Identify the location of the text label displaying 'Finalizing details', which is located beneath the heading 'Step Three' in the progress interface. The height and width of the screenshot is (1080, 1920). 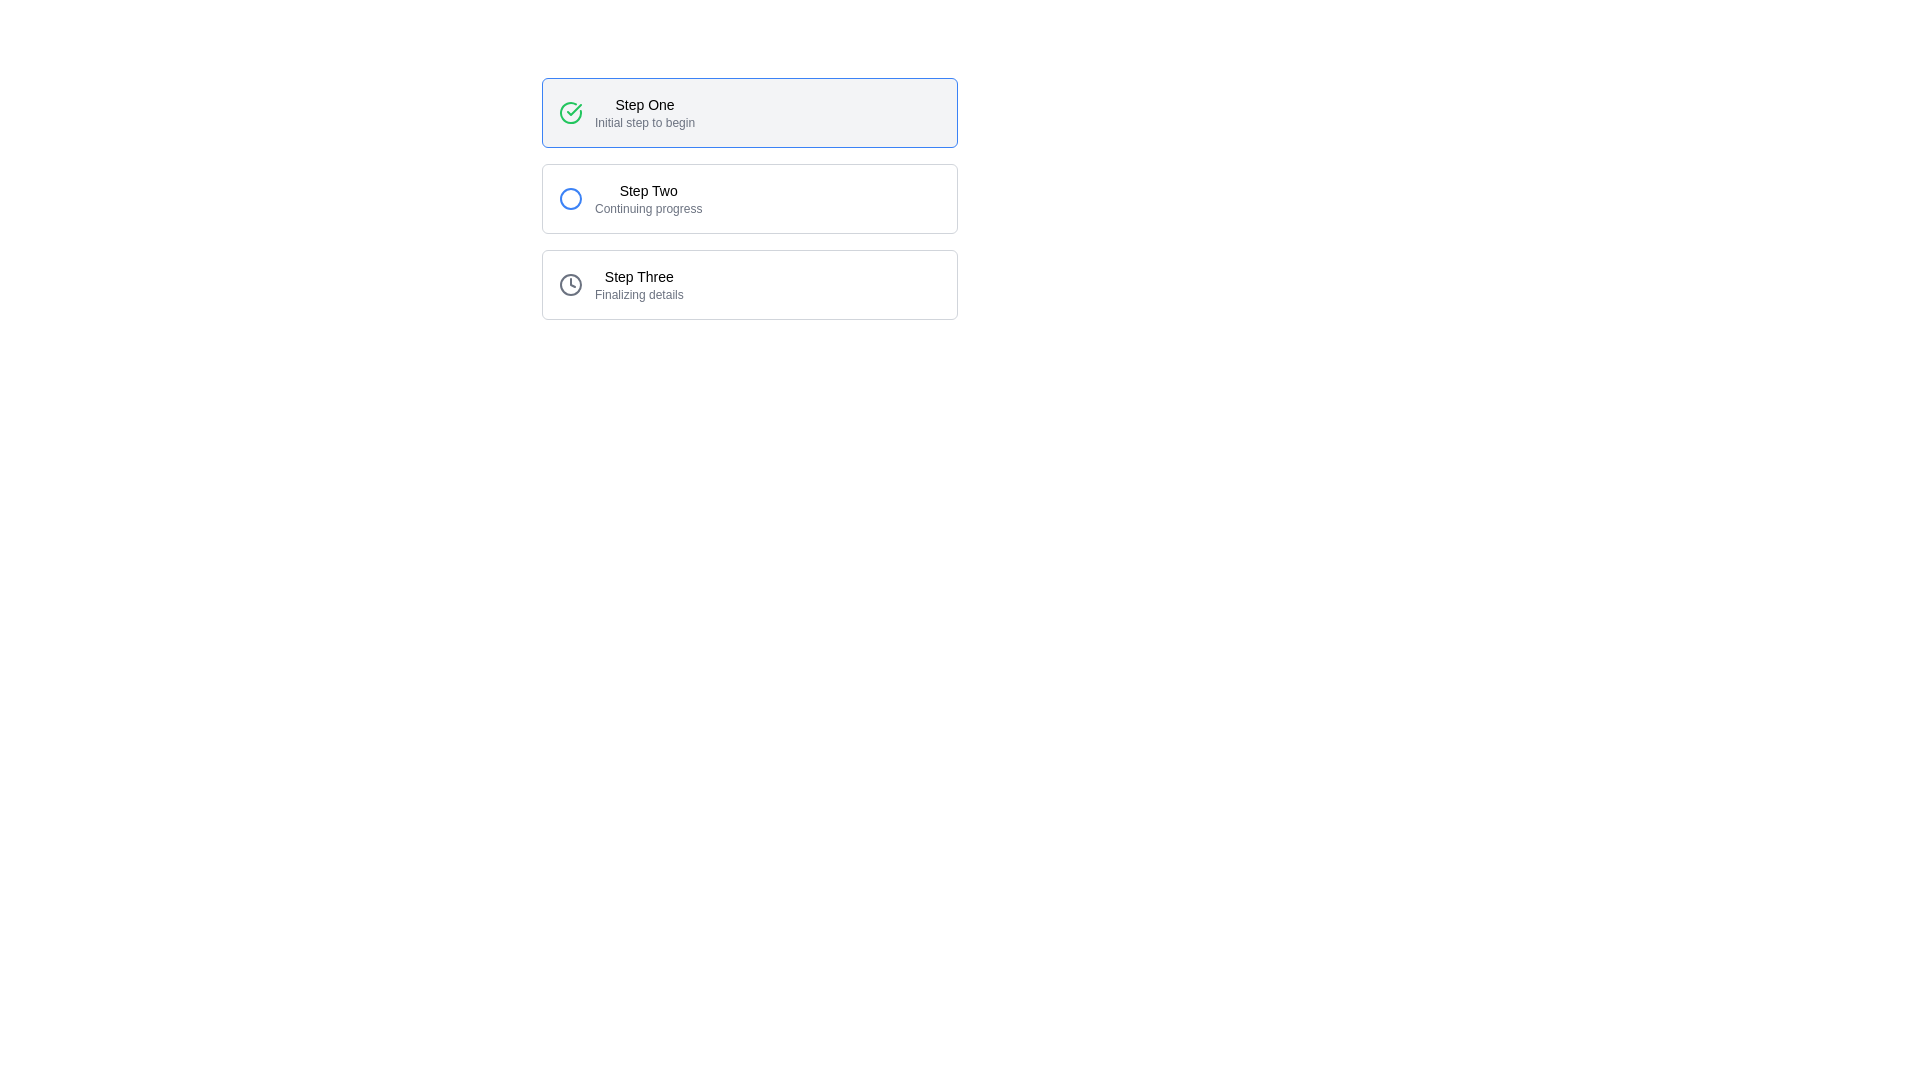
(638, 294).